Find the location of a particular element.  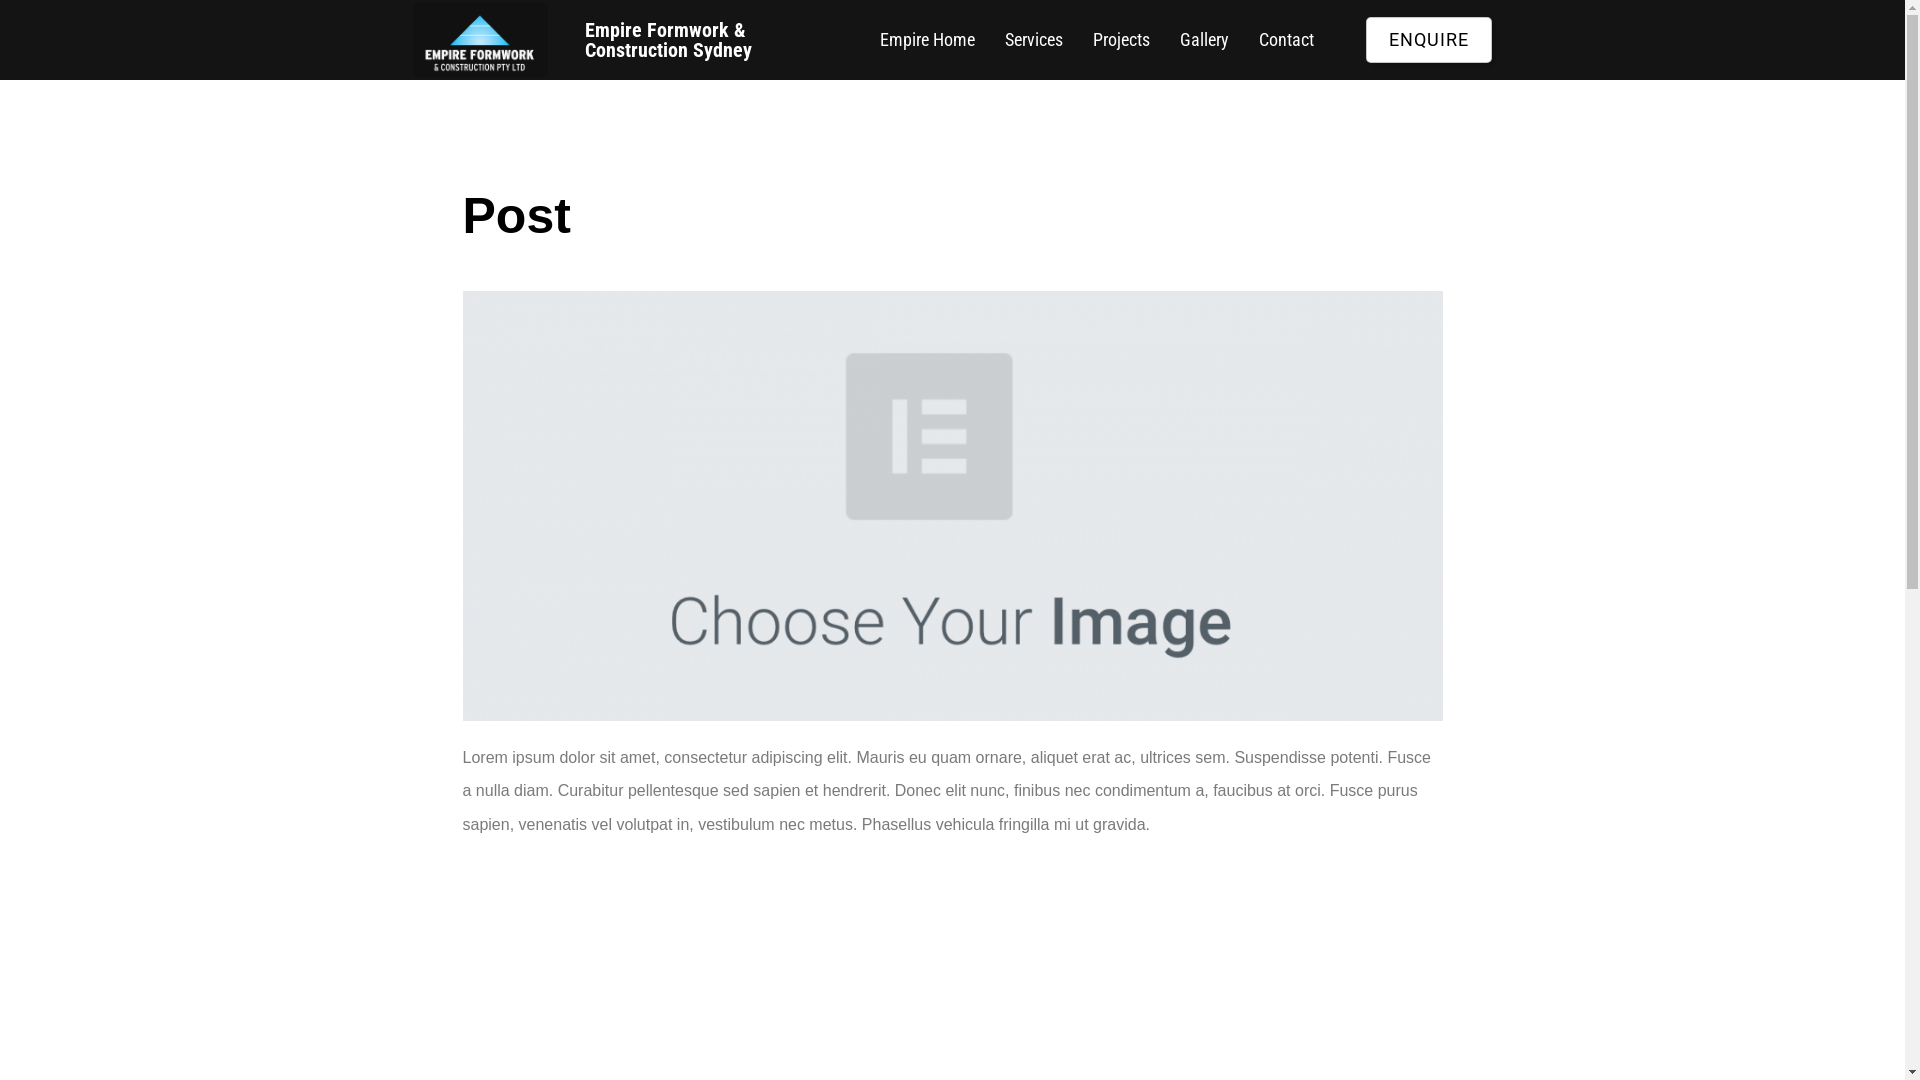

'Projects' is located at coordinates (1121, 39).